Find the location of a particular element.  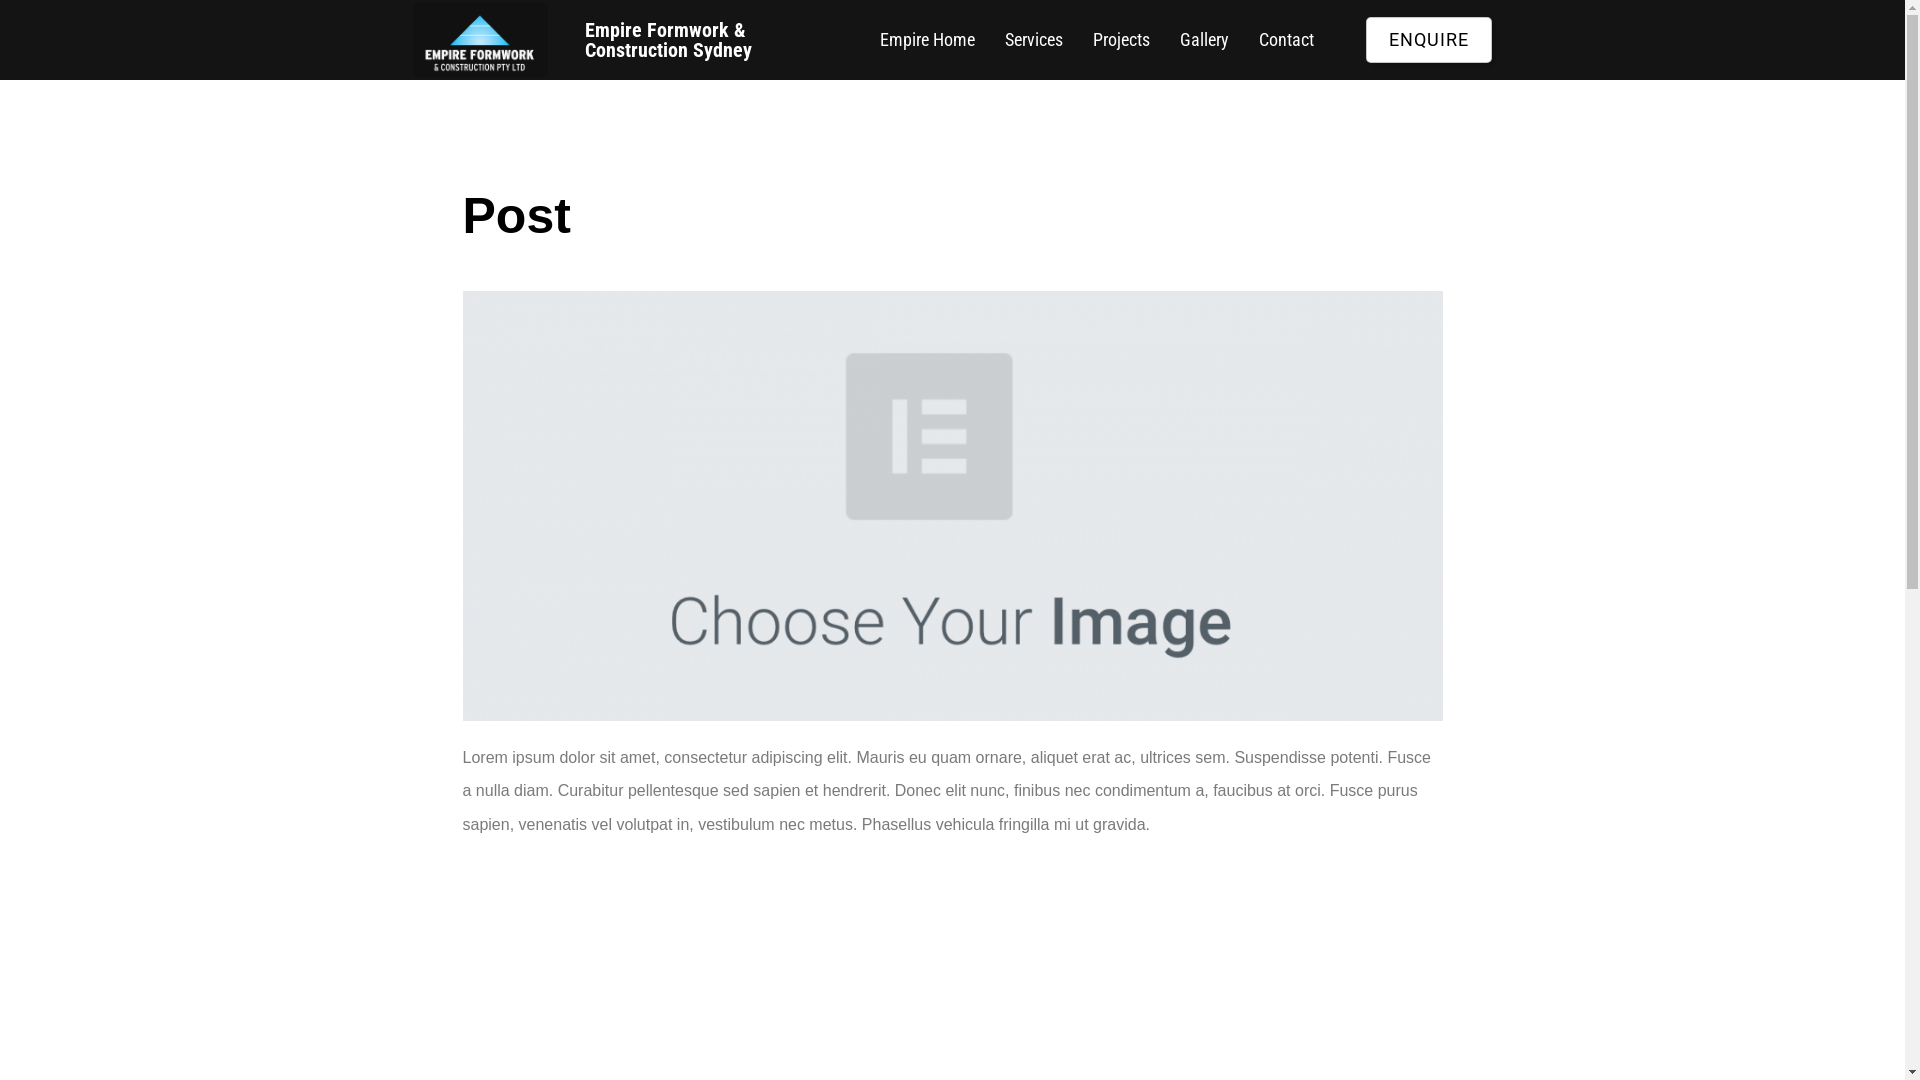

'Projects' is located at coordinates (1121, 39).